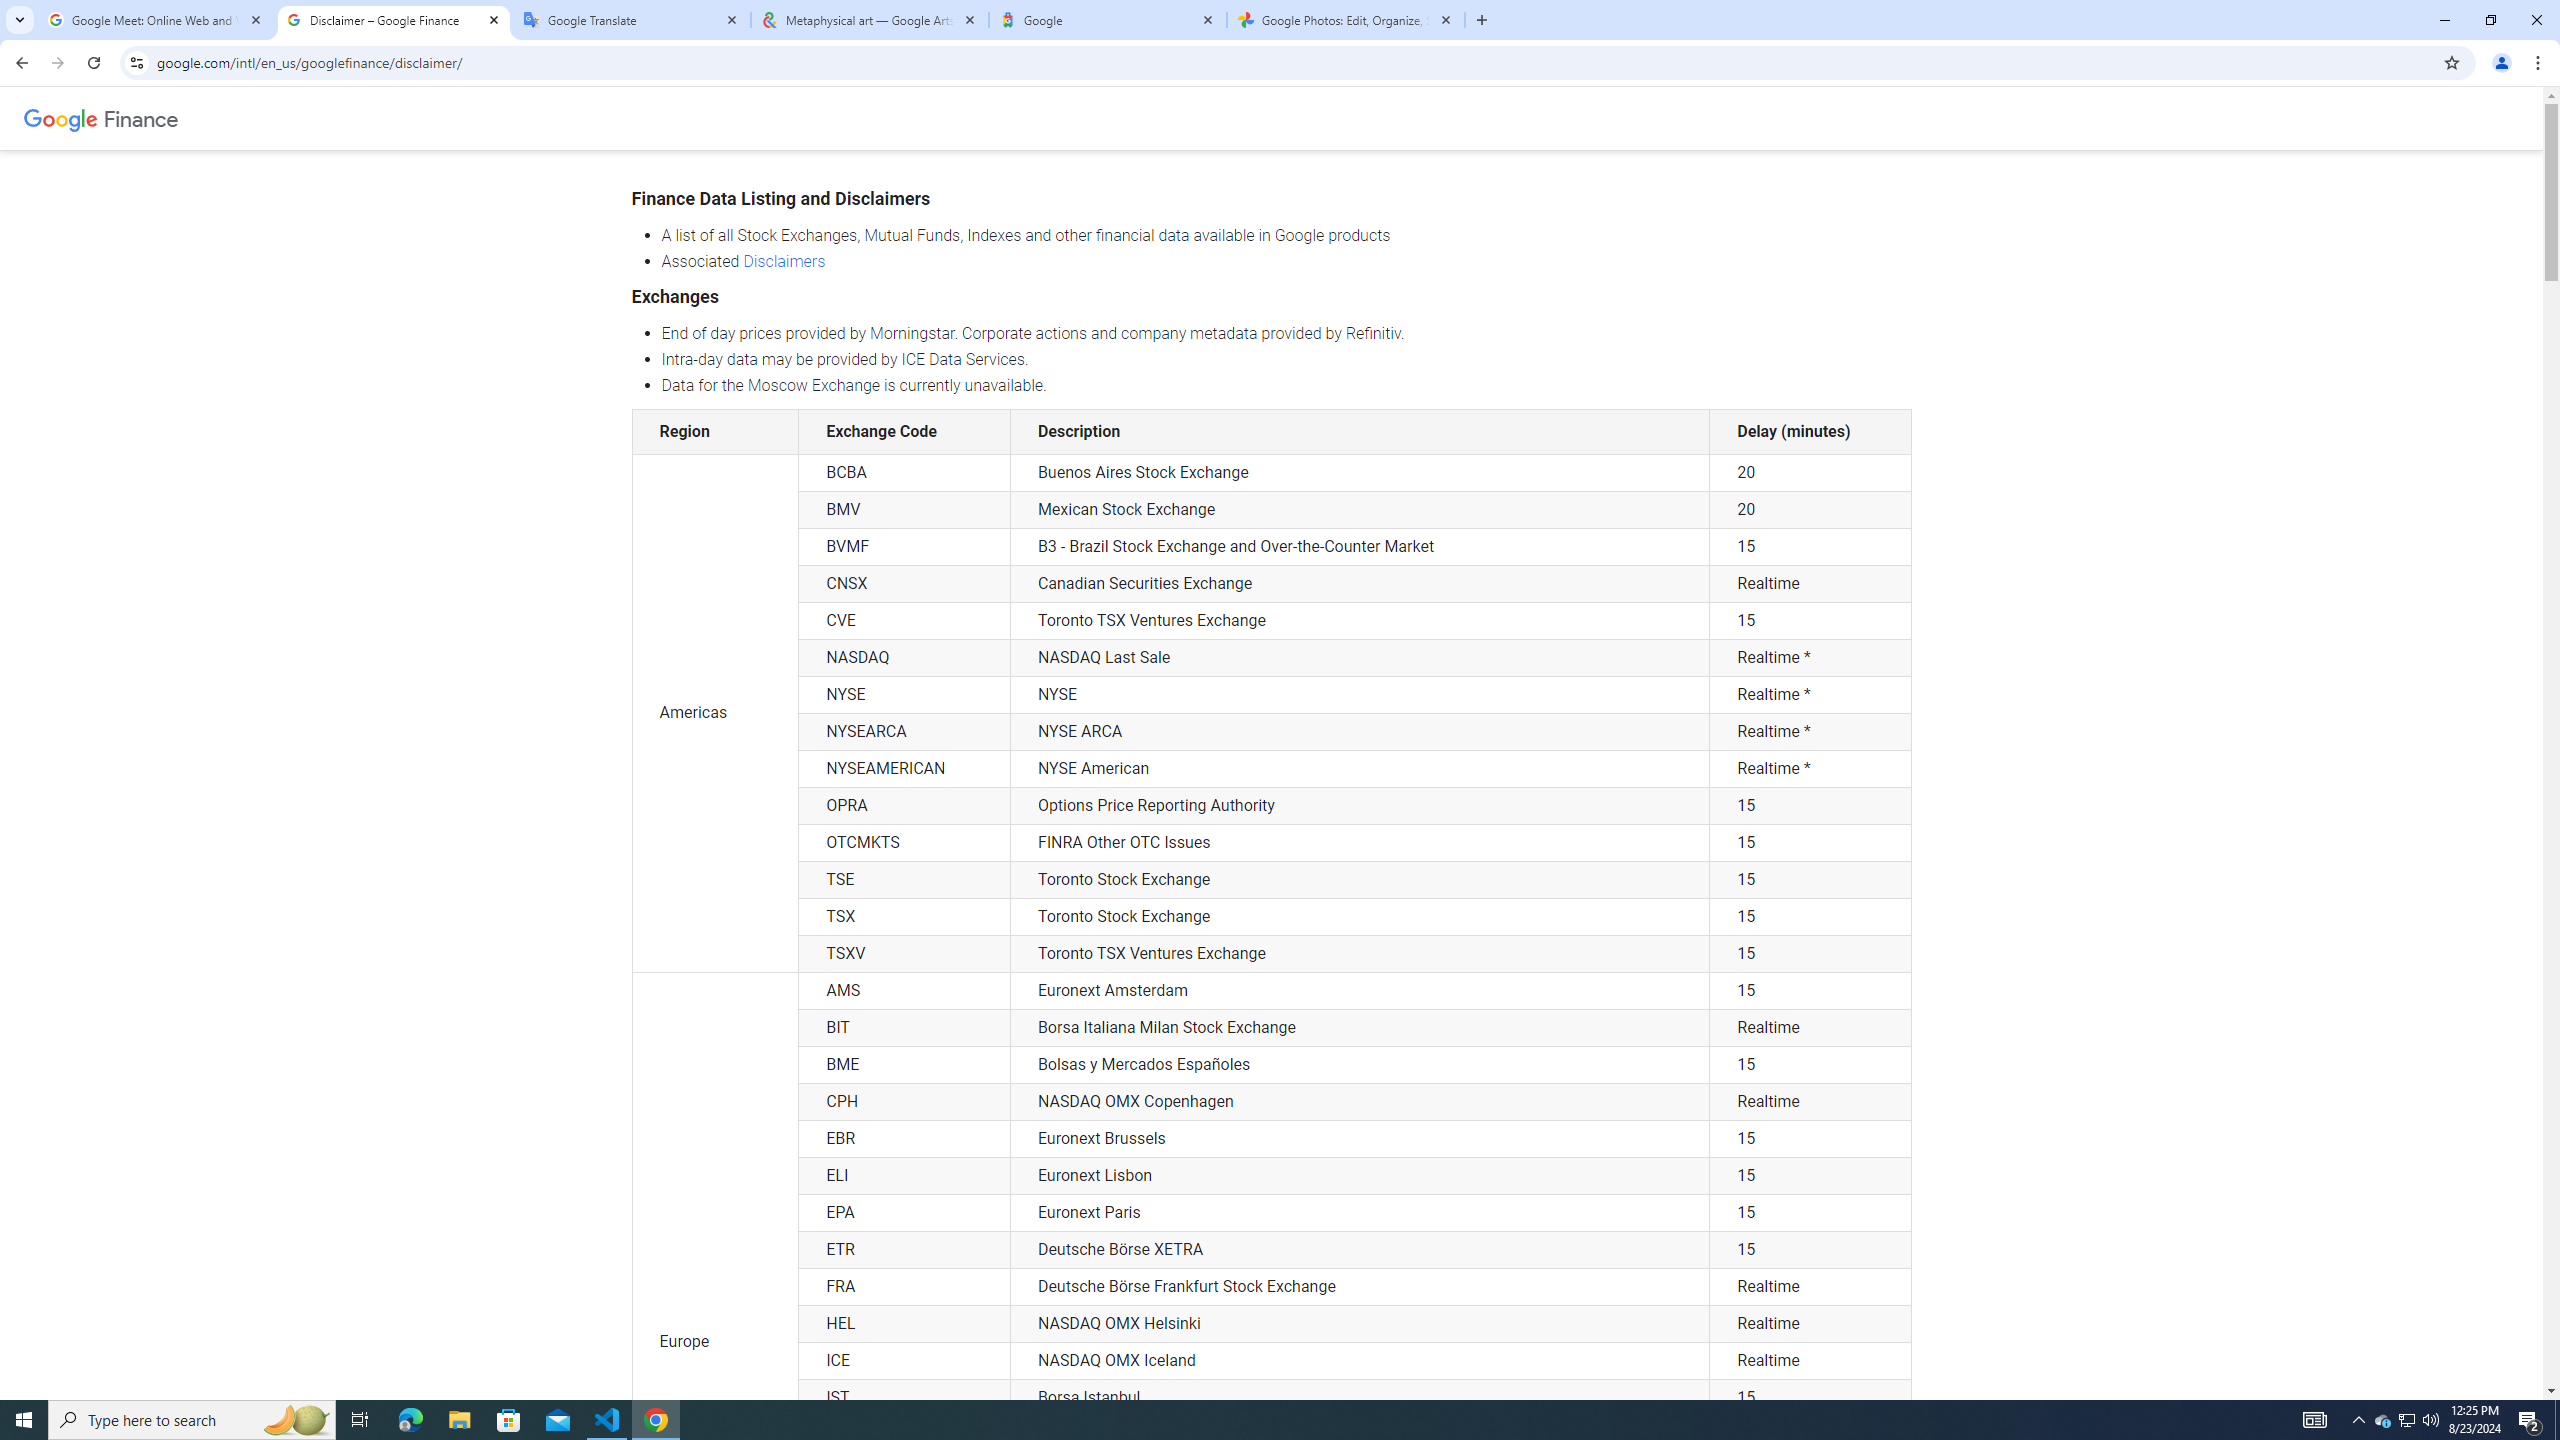  Describe the element at coordinates (904, 1100) in the screenshot. I see `'CPH'` at that location.